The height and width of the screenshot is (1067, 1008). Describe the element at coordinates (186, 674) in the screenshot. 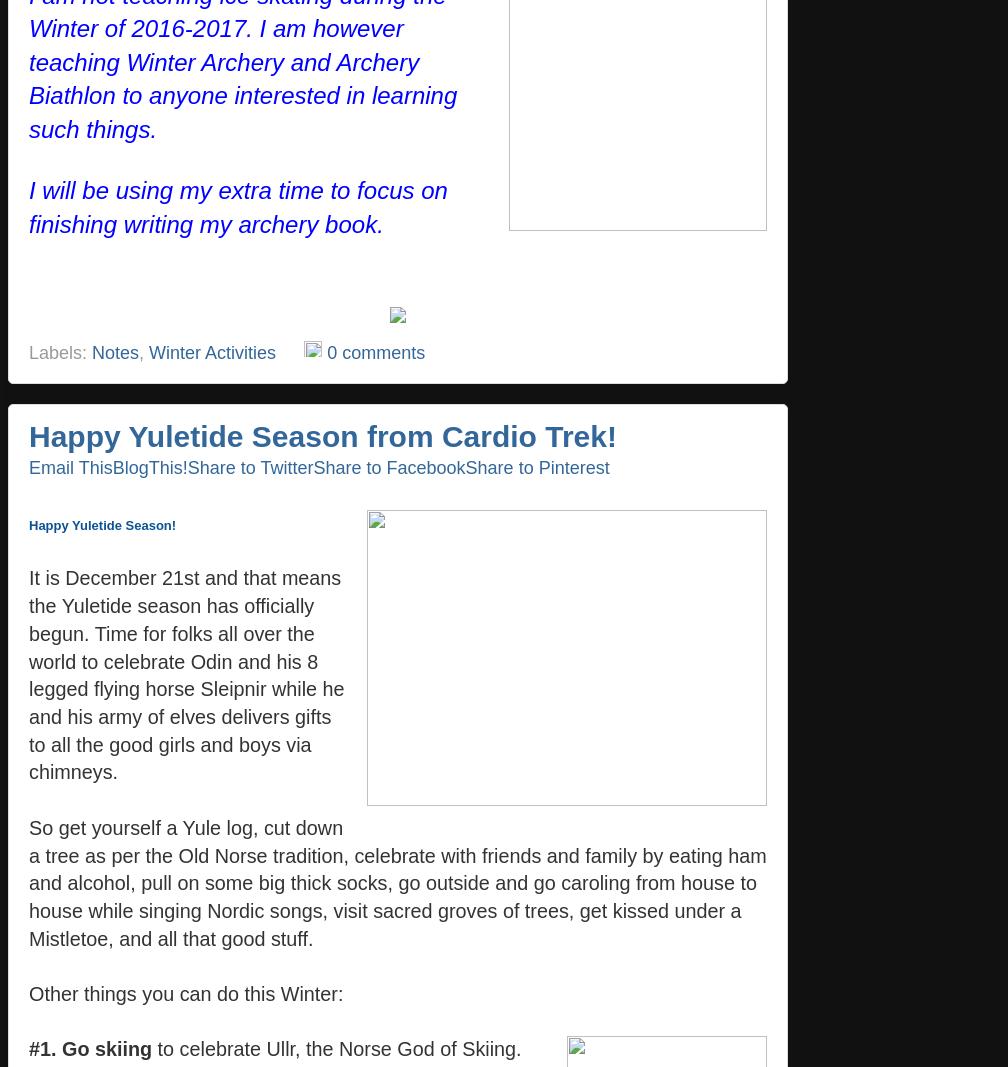

I see `'It is December 21st and that means the Yuletide season has officially begun. Time for folks all over the world to celebrate Odin and his 8 legged flying horse Sleipnir while he and his army of elves delivers gifts to all the good girls and boys via chimneys.'` at that location.